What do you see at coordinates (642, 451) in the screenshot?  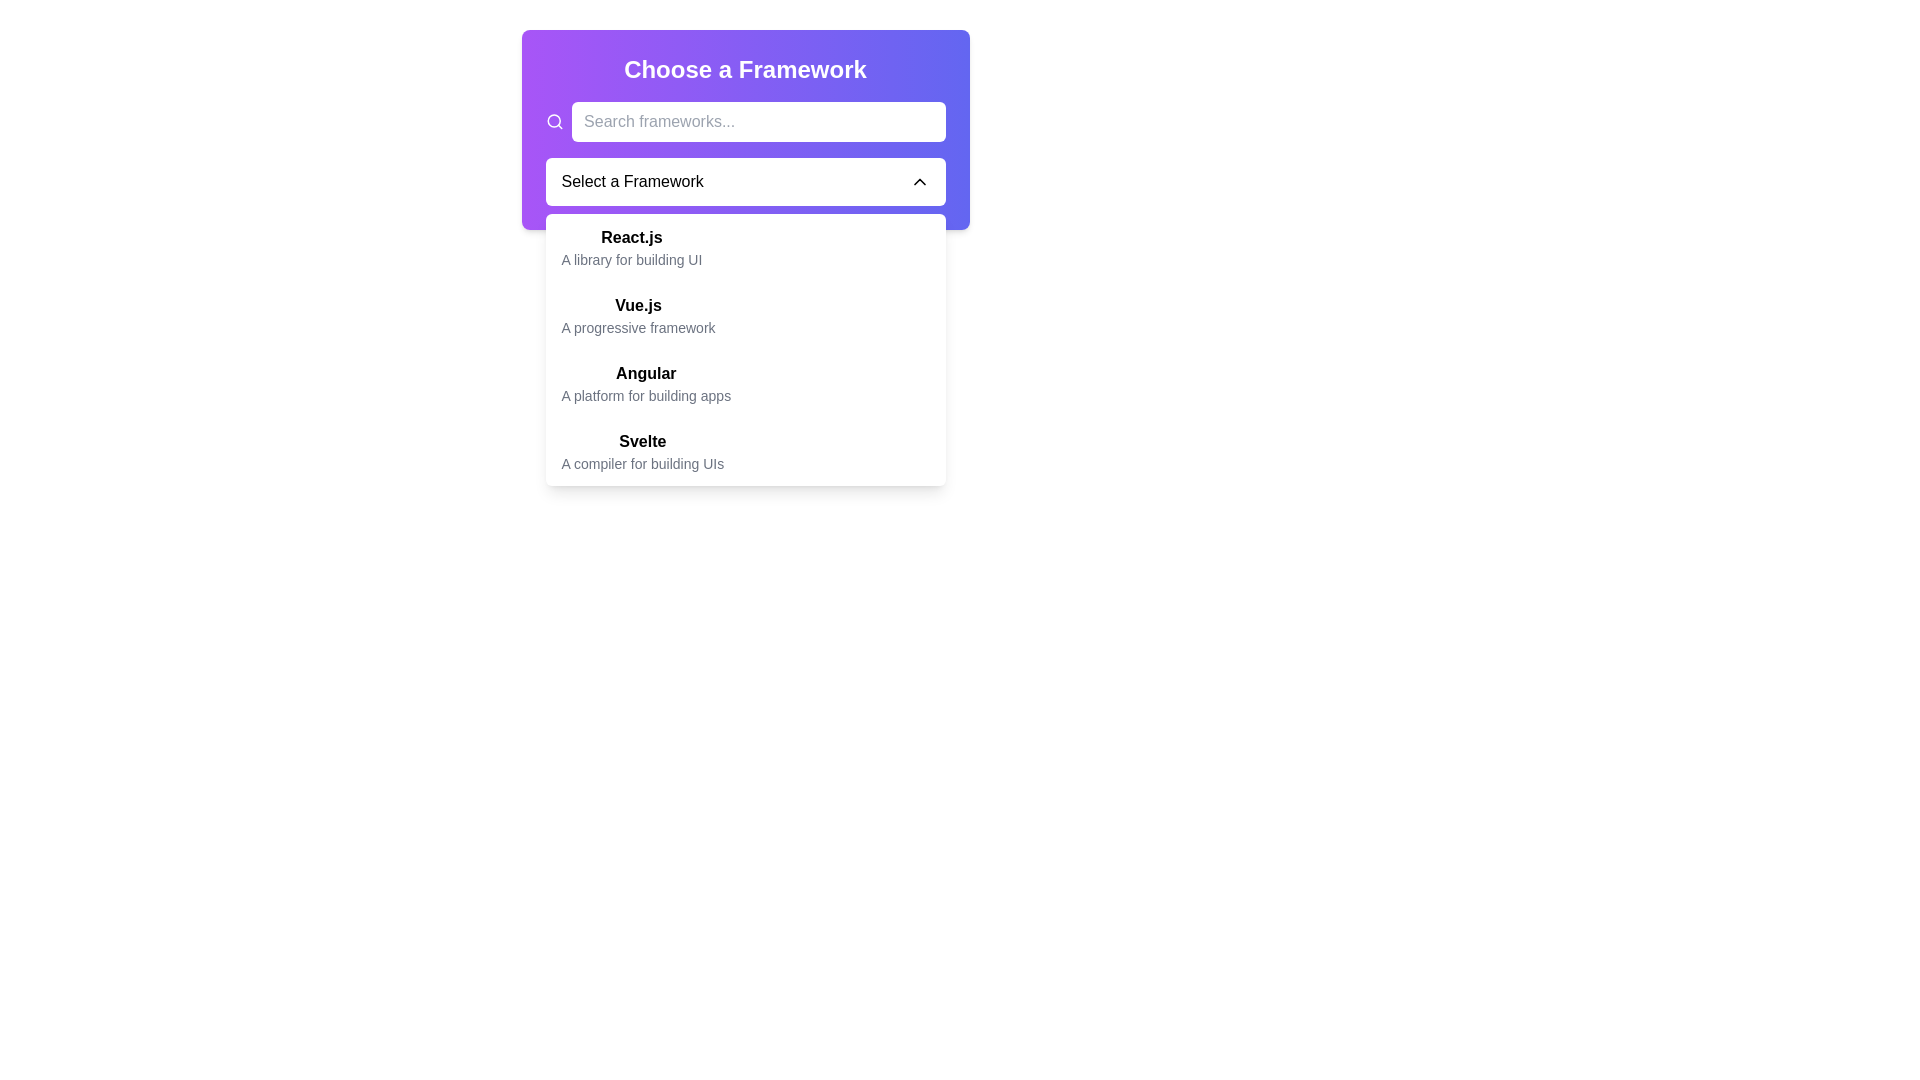 I see `the fourth item in the dropdown menu labeled 'Svelte'` at bounding box center [642, 451].